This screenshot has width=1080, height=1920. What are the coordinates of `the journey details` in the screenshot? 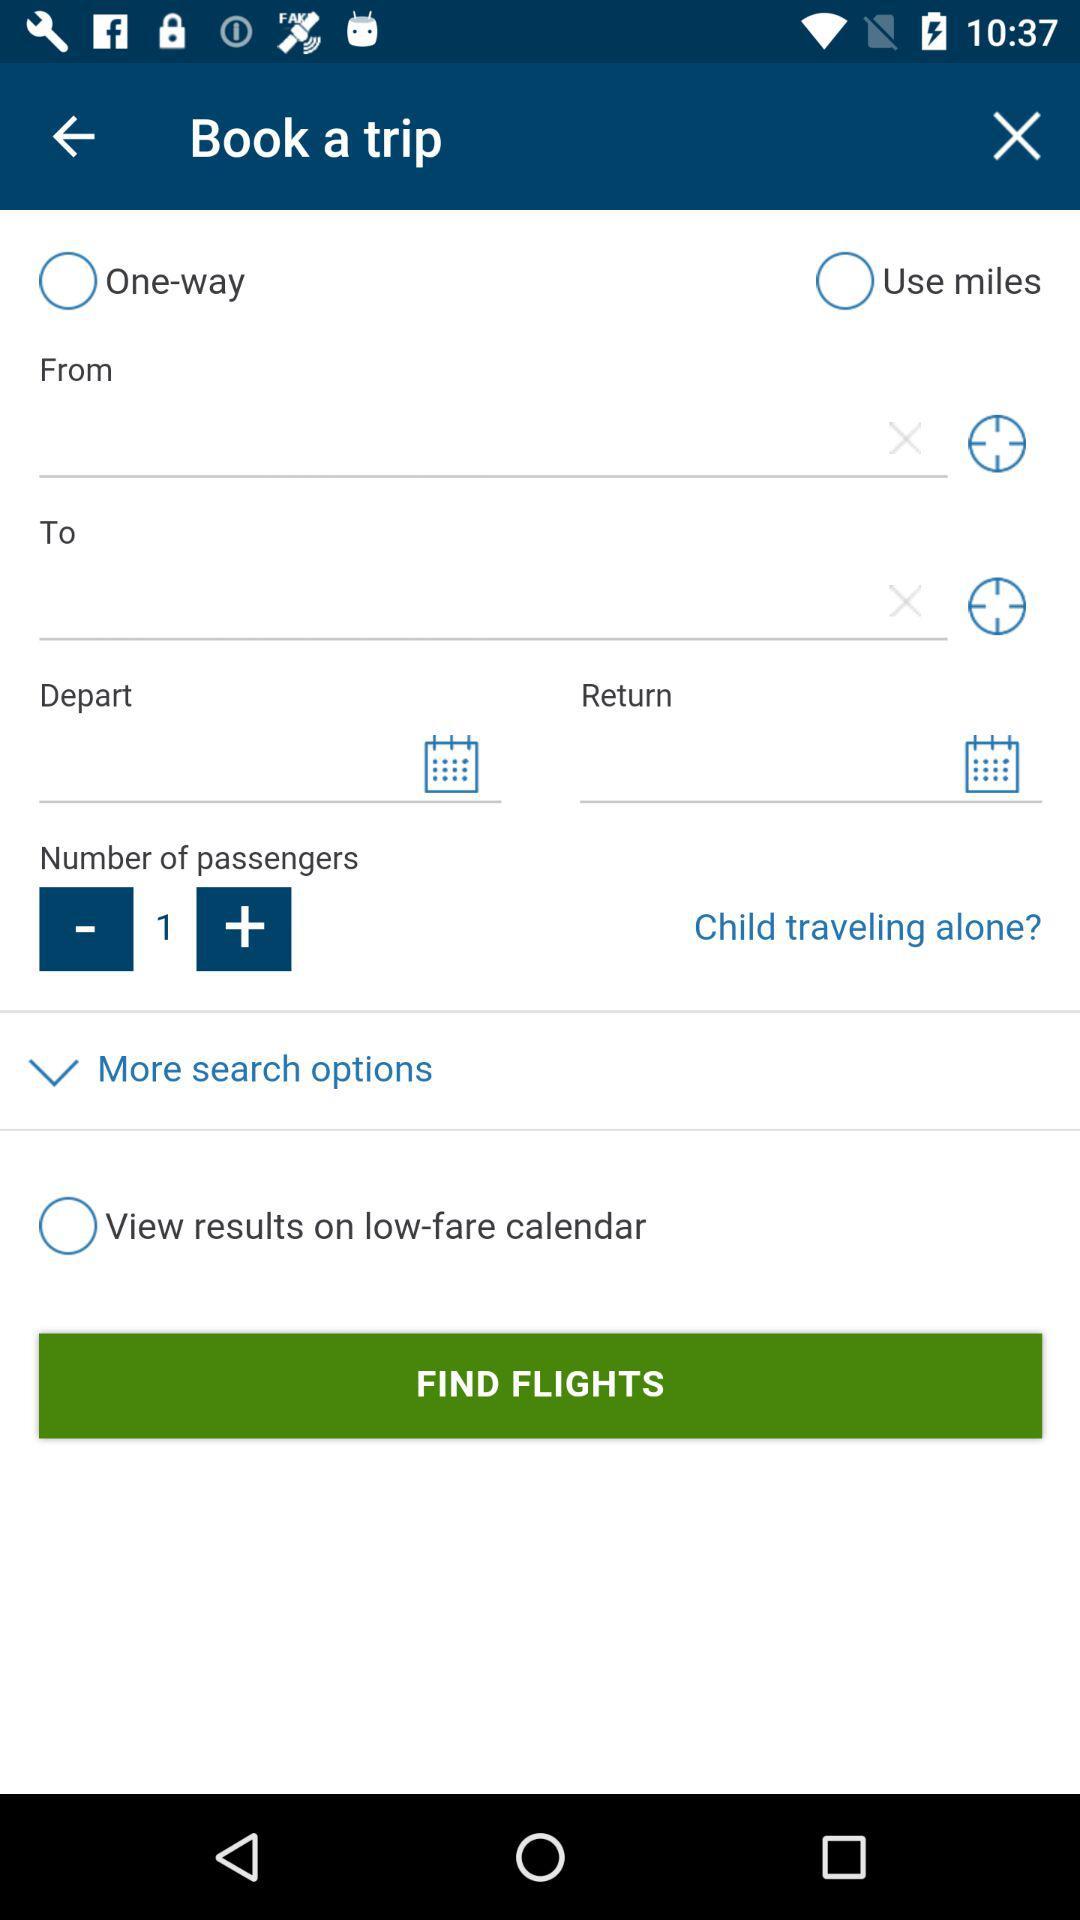 It's located at (540, 1002).